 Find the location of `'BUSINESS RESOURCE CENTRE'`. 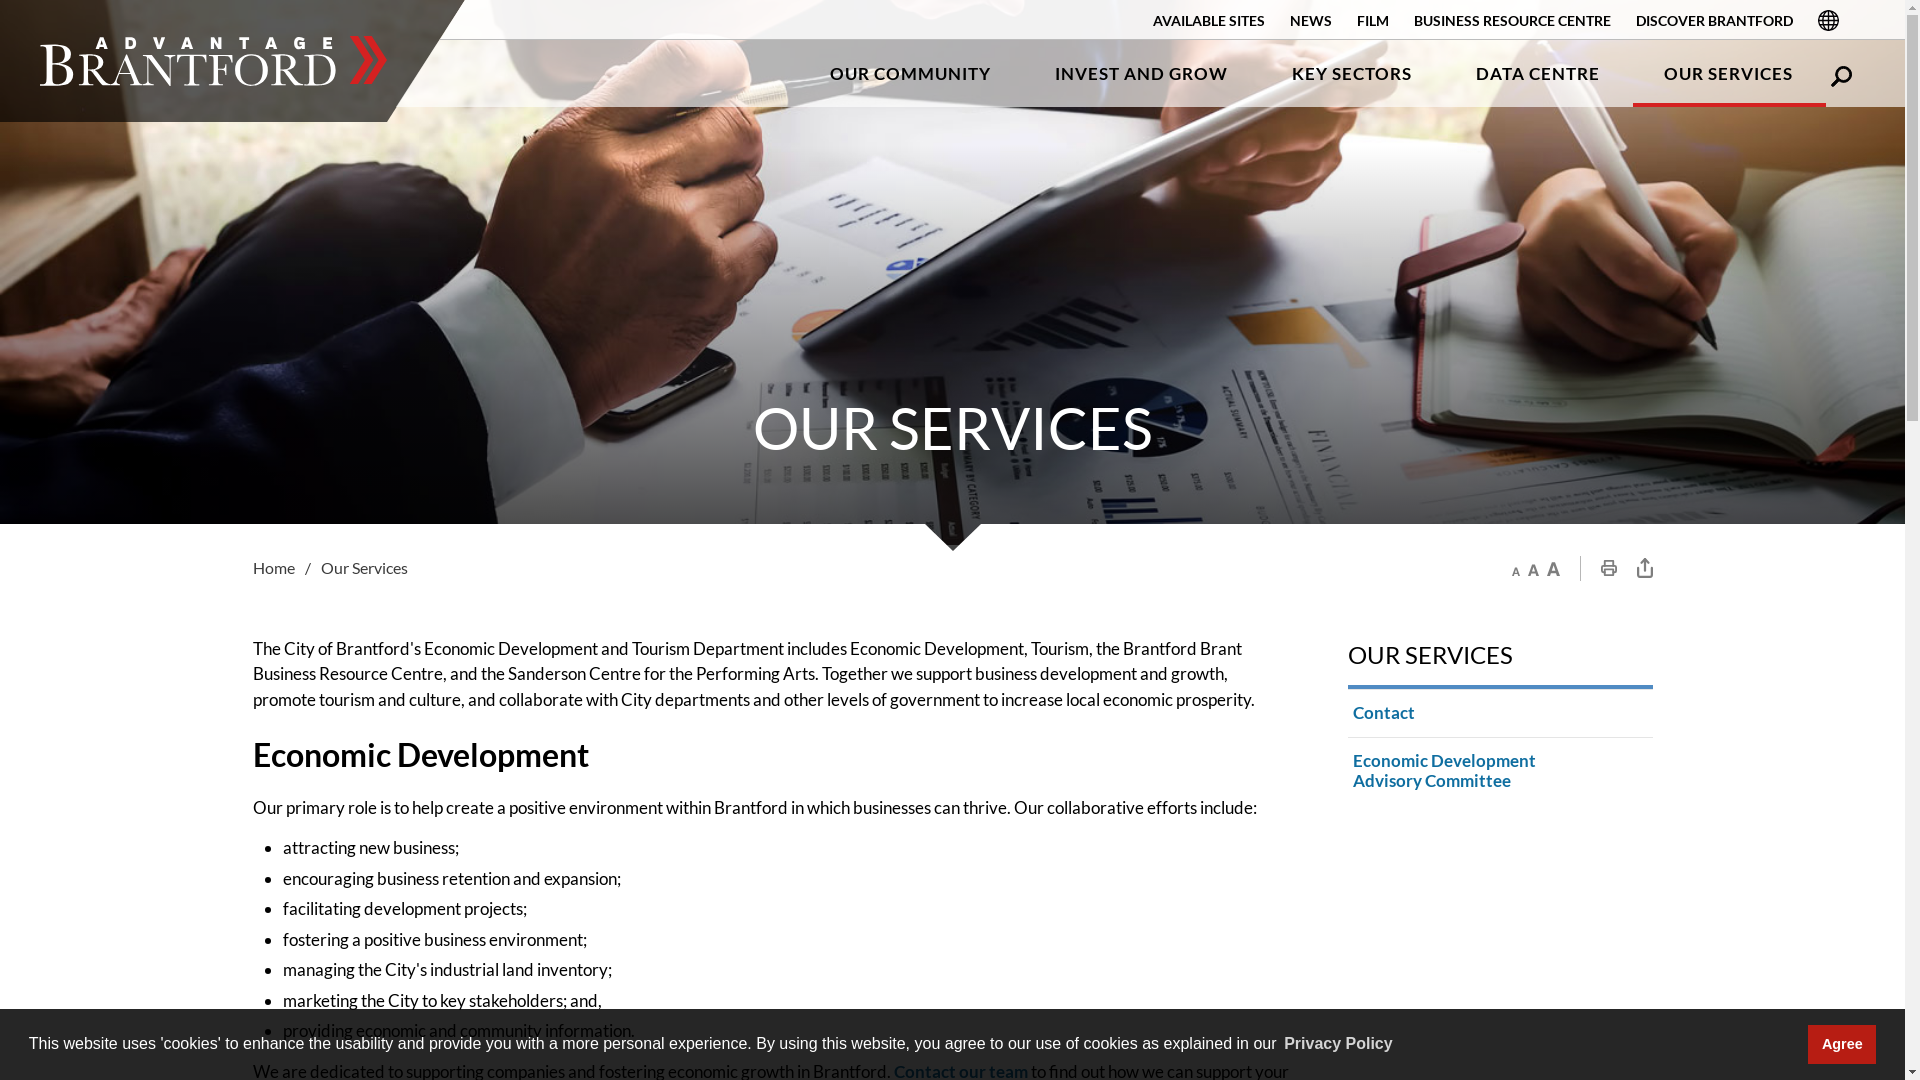

'BUSINESS RESOURCE CENTRE' is located at coordinates (1512, 20).